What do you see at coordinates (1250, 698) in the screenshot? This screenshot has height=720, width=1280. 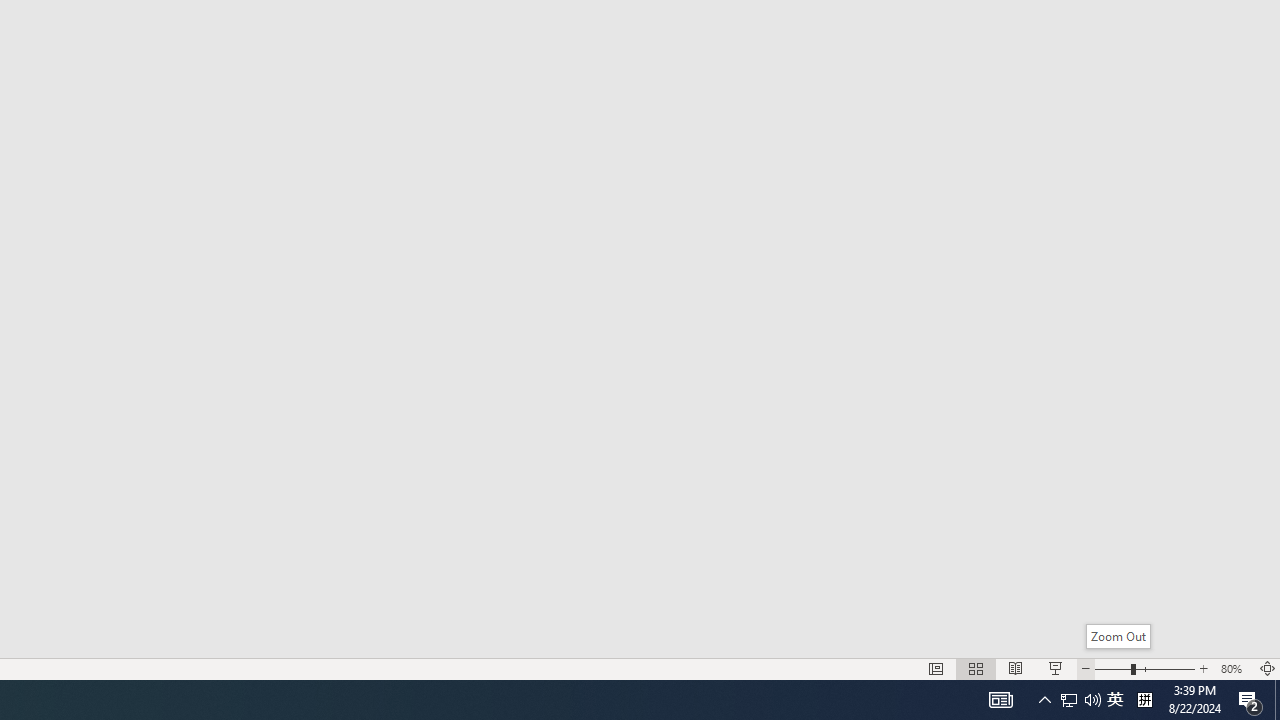 I see `'Action Center, 2 new notifications'` at bounding box center [1250, 698].